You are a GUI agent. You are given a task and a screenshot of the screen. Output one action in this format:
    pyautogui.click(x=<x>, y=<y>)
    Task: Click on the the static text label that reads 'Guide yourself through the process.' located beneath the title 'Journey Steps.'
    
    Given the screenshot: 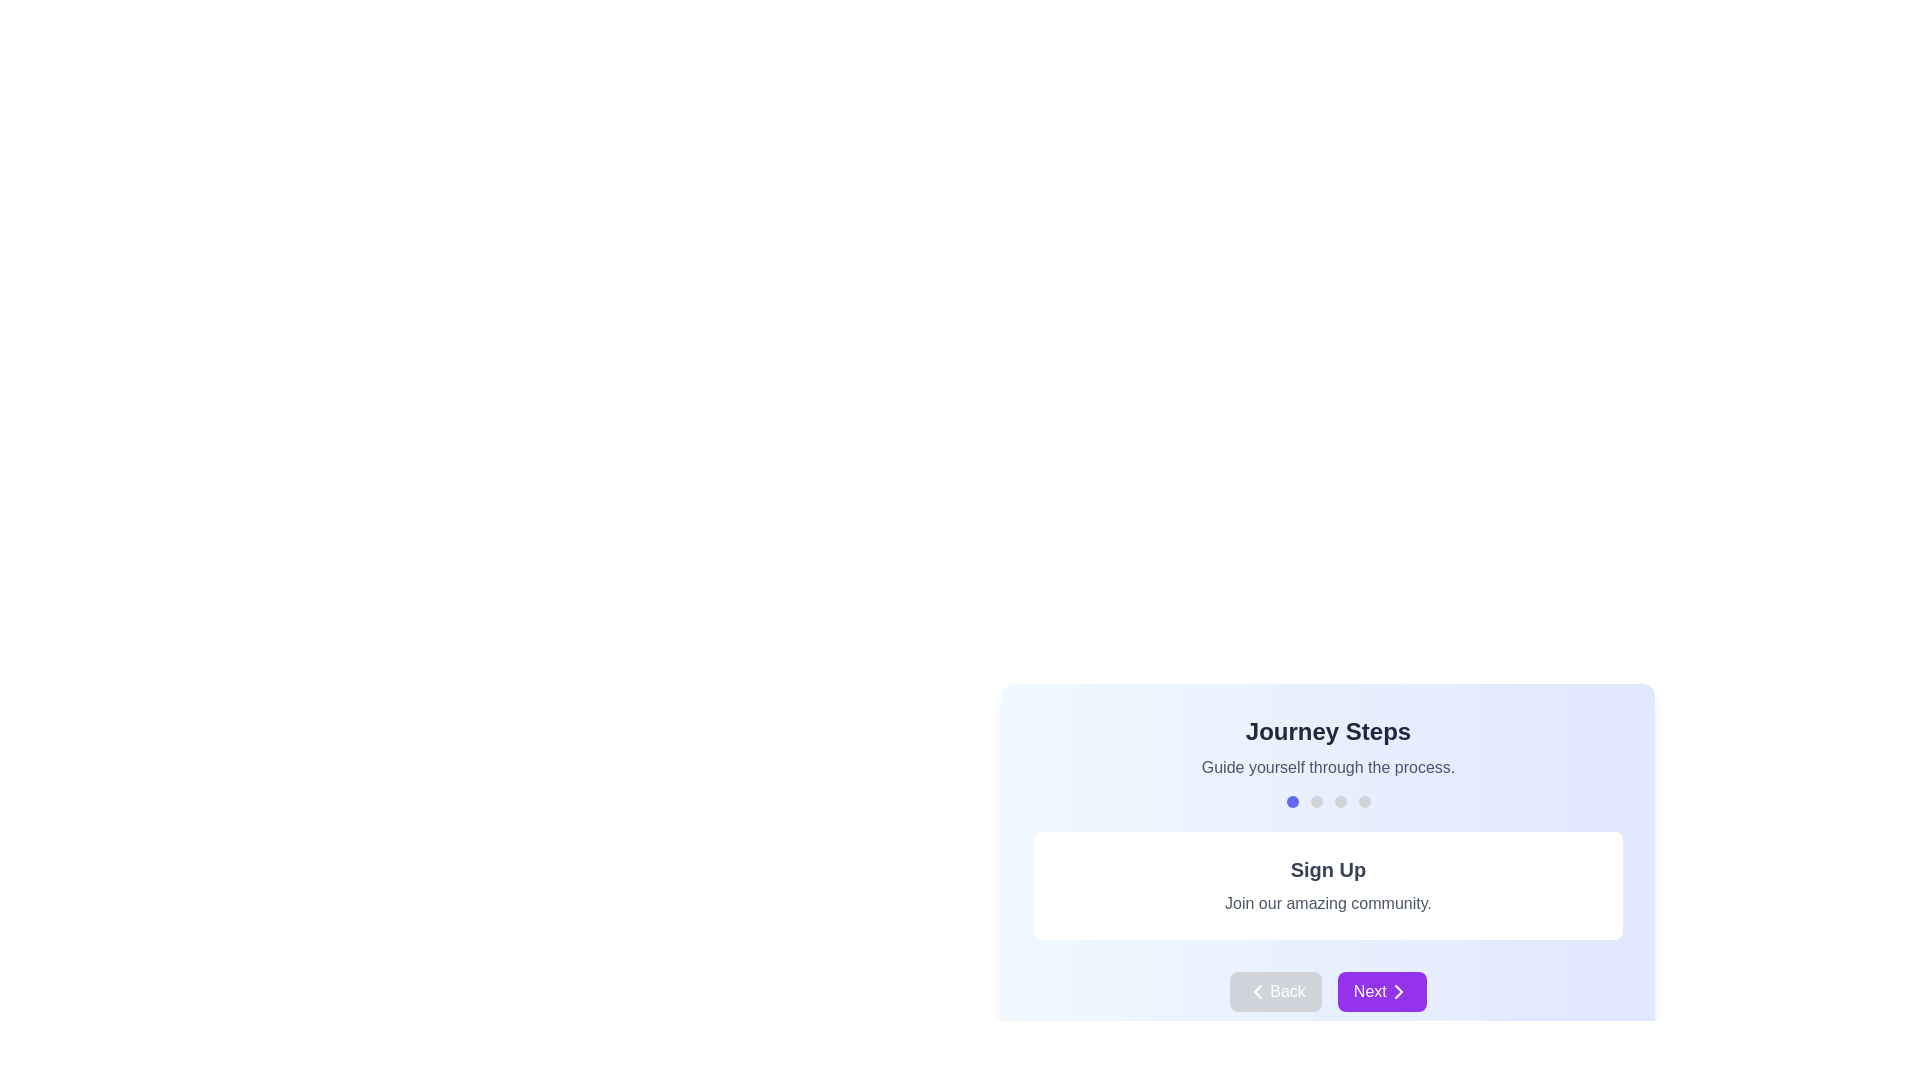 What is the action you would take?
    pyautogui.click(x=1328, y=766)
    